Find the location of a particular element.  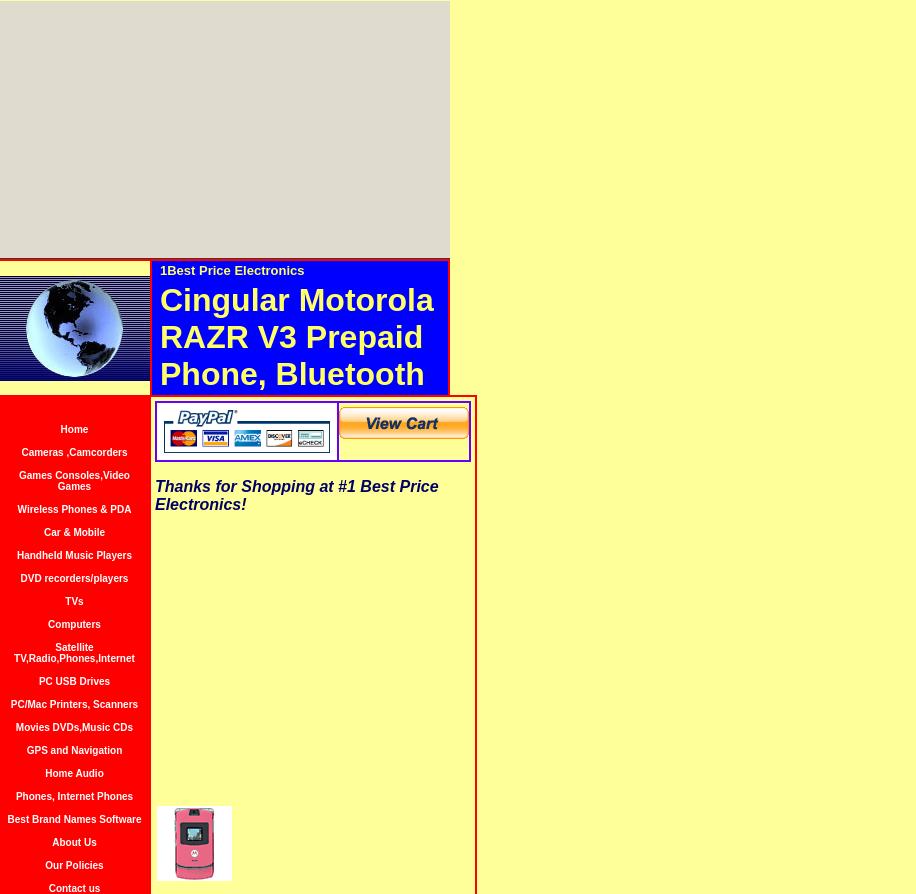

'Phones, Internet  Phones' is located at coordinates (73, 795).